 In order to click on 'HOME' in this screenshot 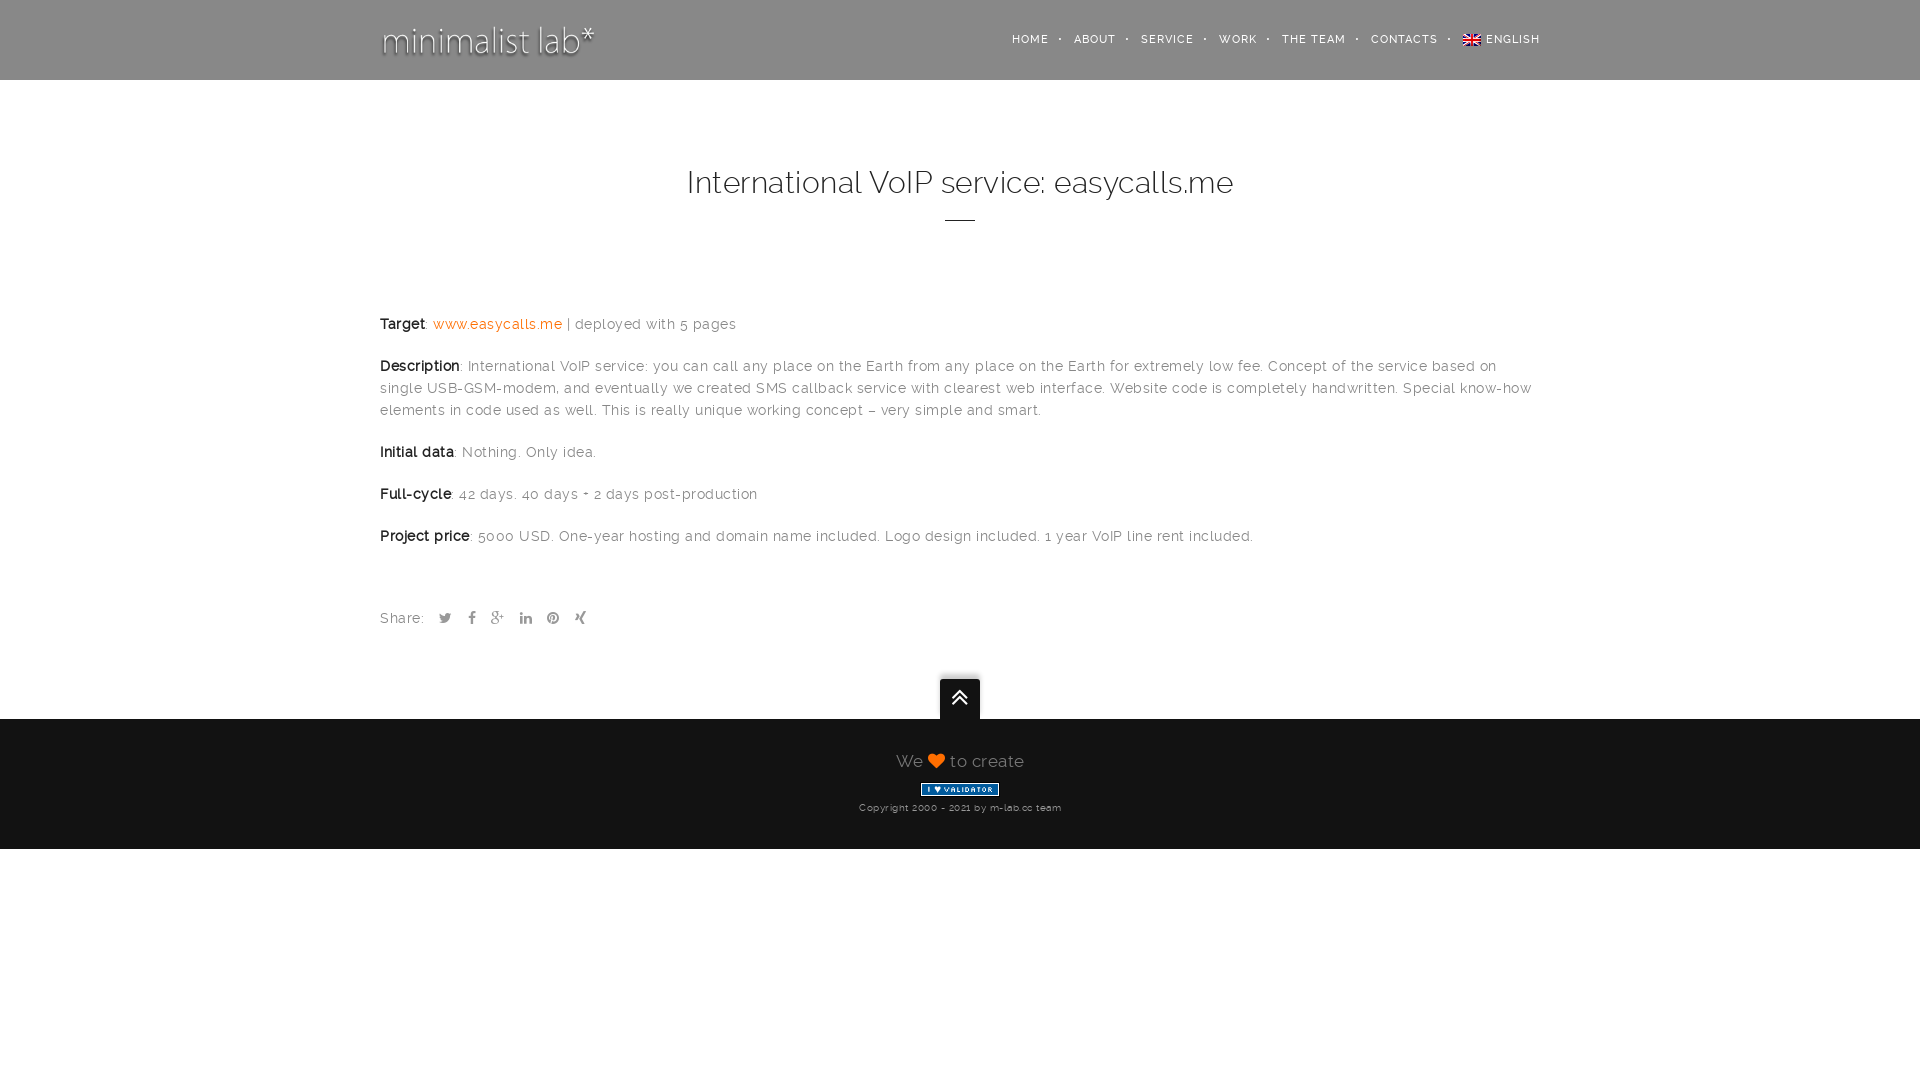, I will do `click(1017, 39)`.